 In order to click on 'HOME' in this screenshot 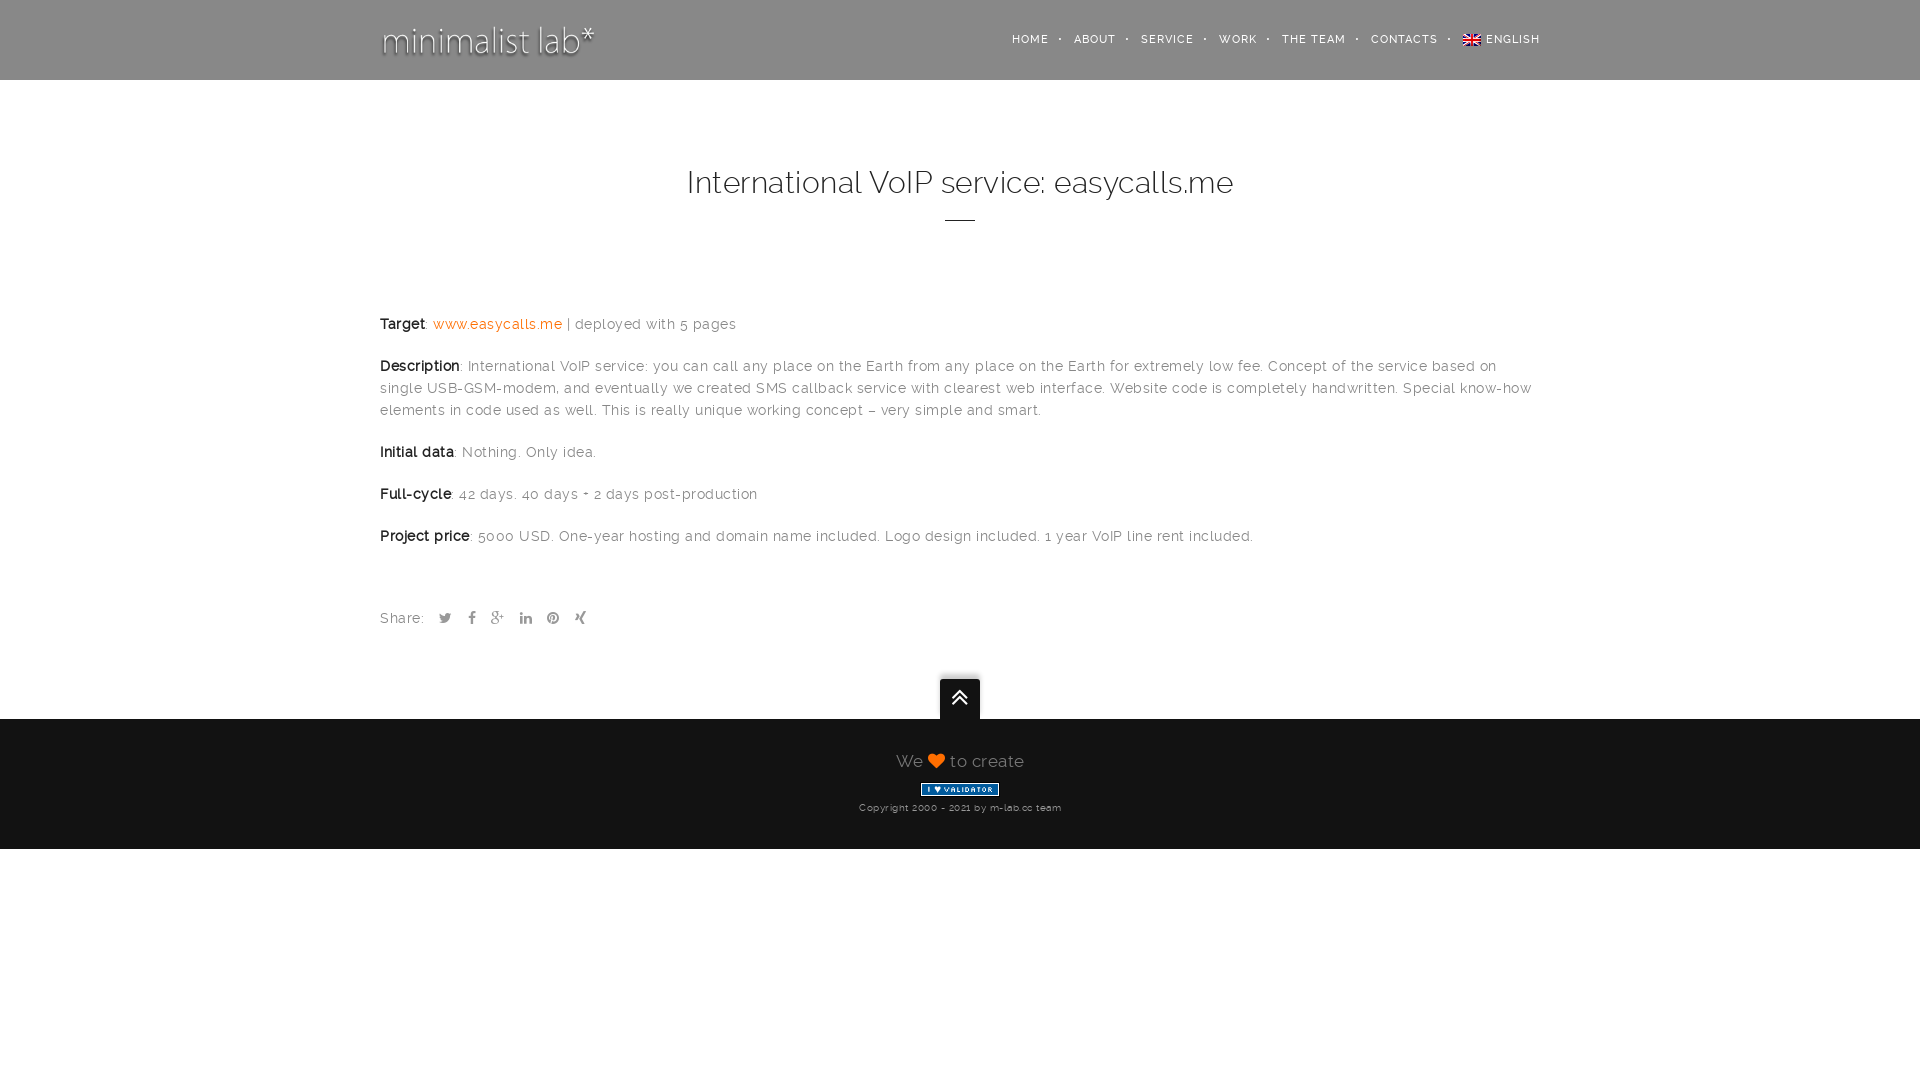, I will do `click(1017, 39)`.